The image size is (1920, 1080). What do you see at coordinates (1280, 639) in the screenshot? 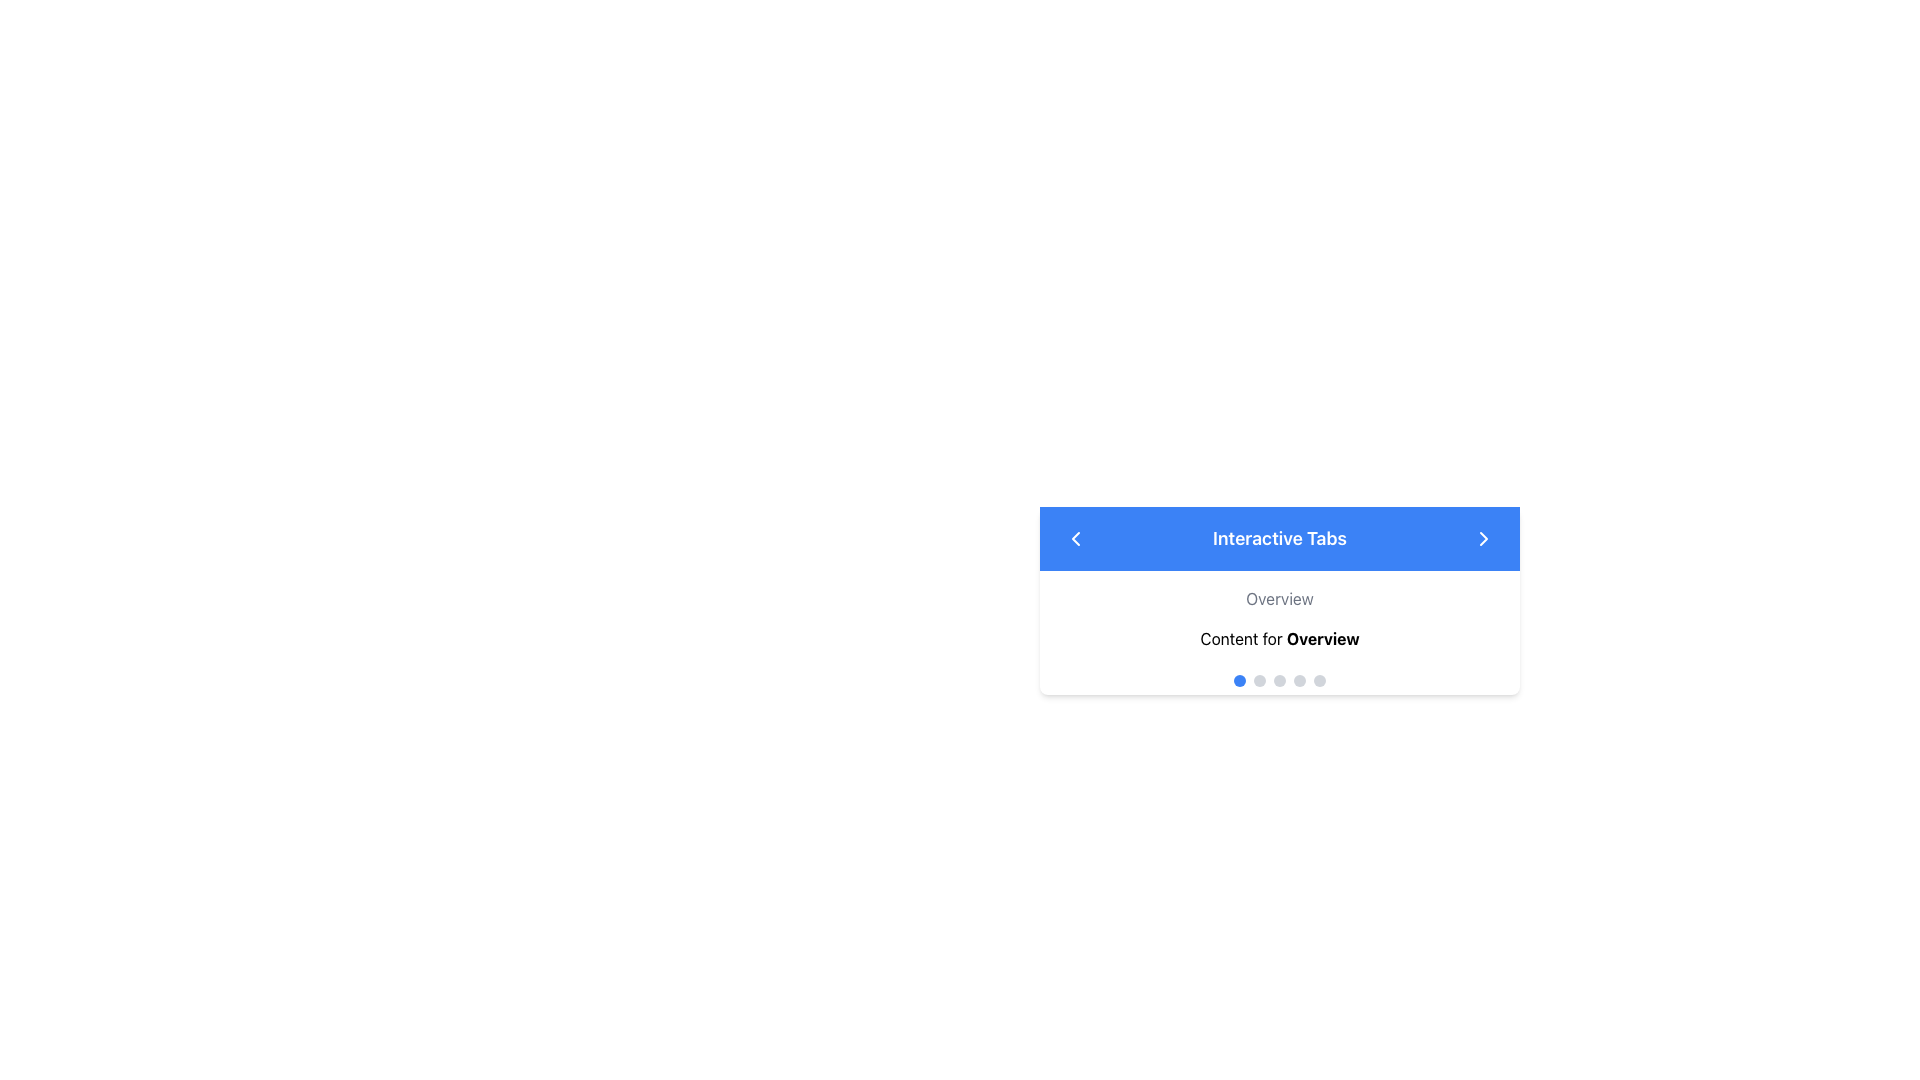
I see `the static text element containing the phrase 'Content for Overview', which is centrally aligned beneath the 'Overview' text` at bounding box center [1280, 639].